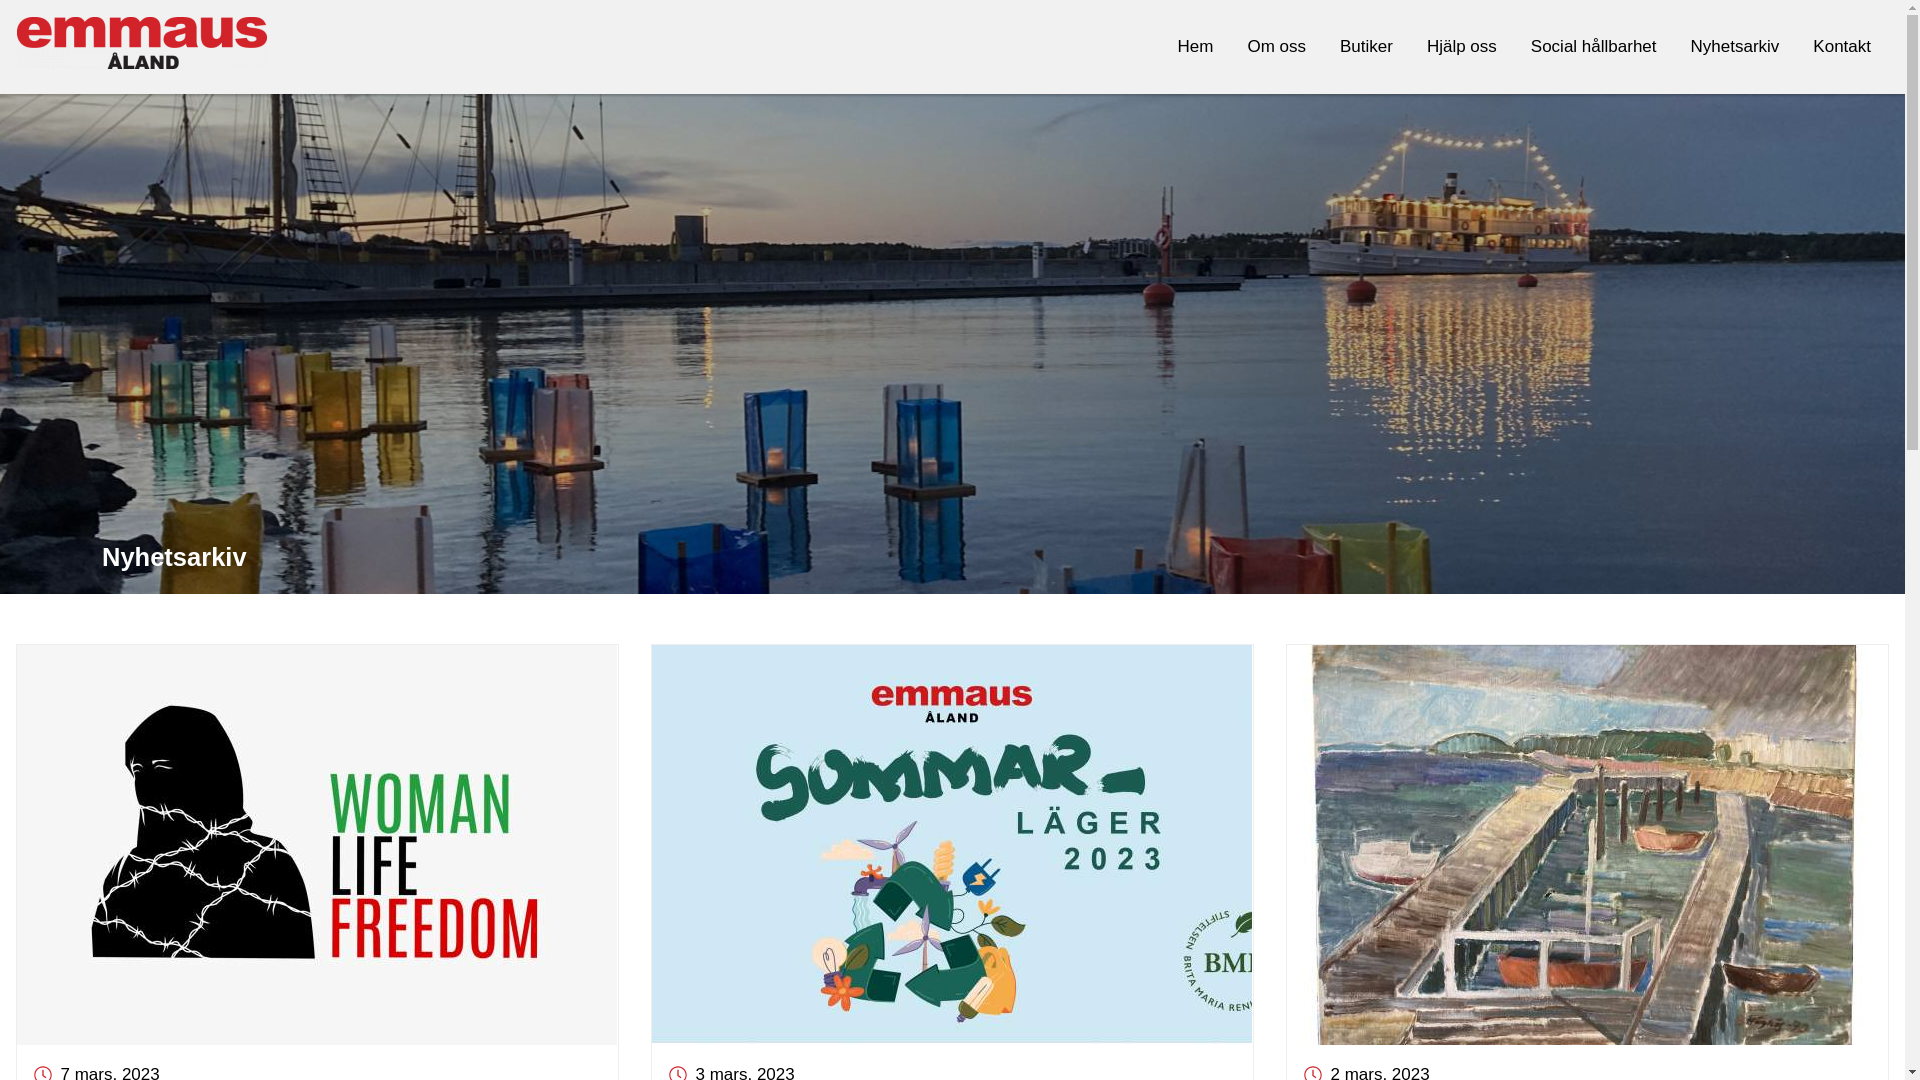  Describe the element at coordinates (1275, 45) in the screenshot. I see `'Om oss'` at that location.